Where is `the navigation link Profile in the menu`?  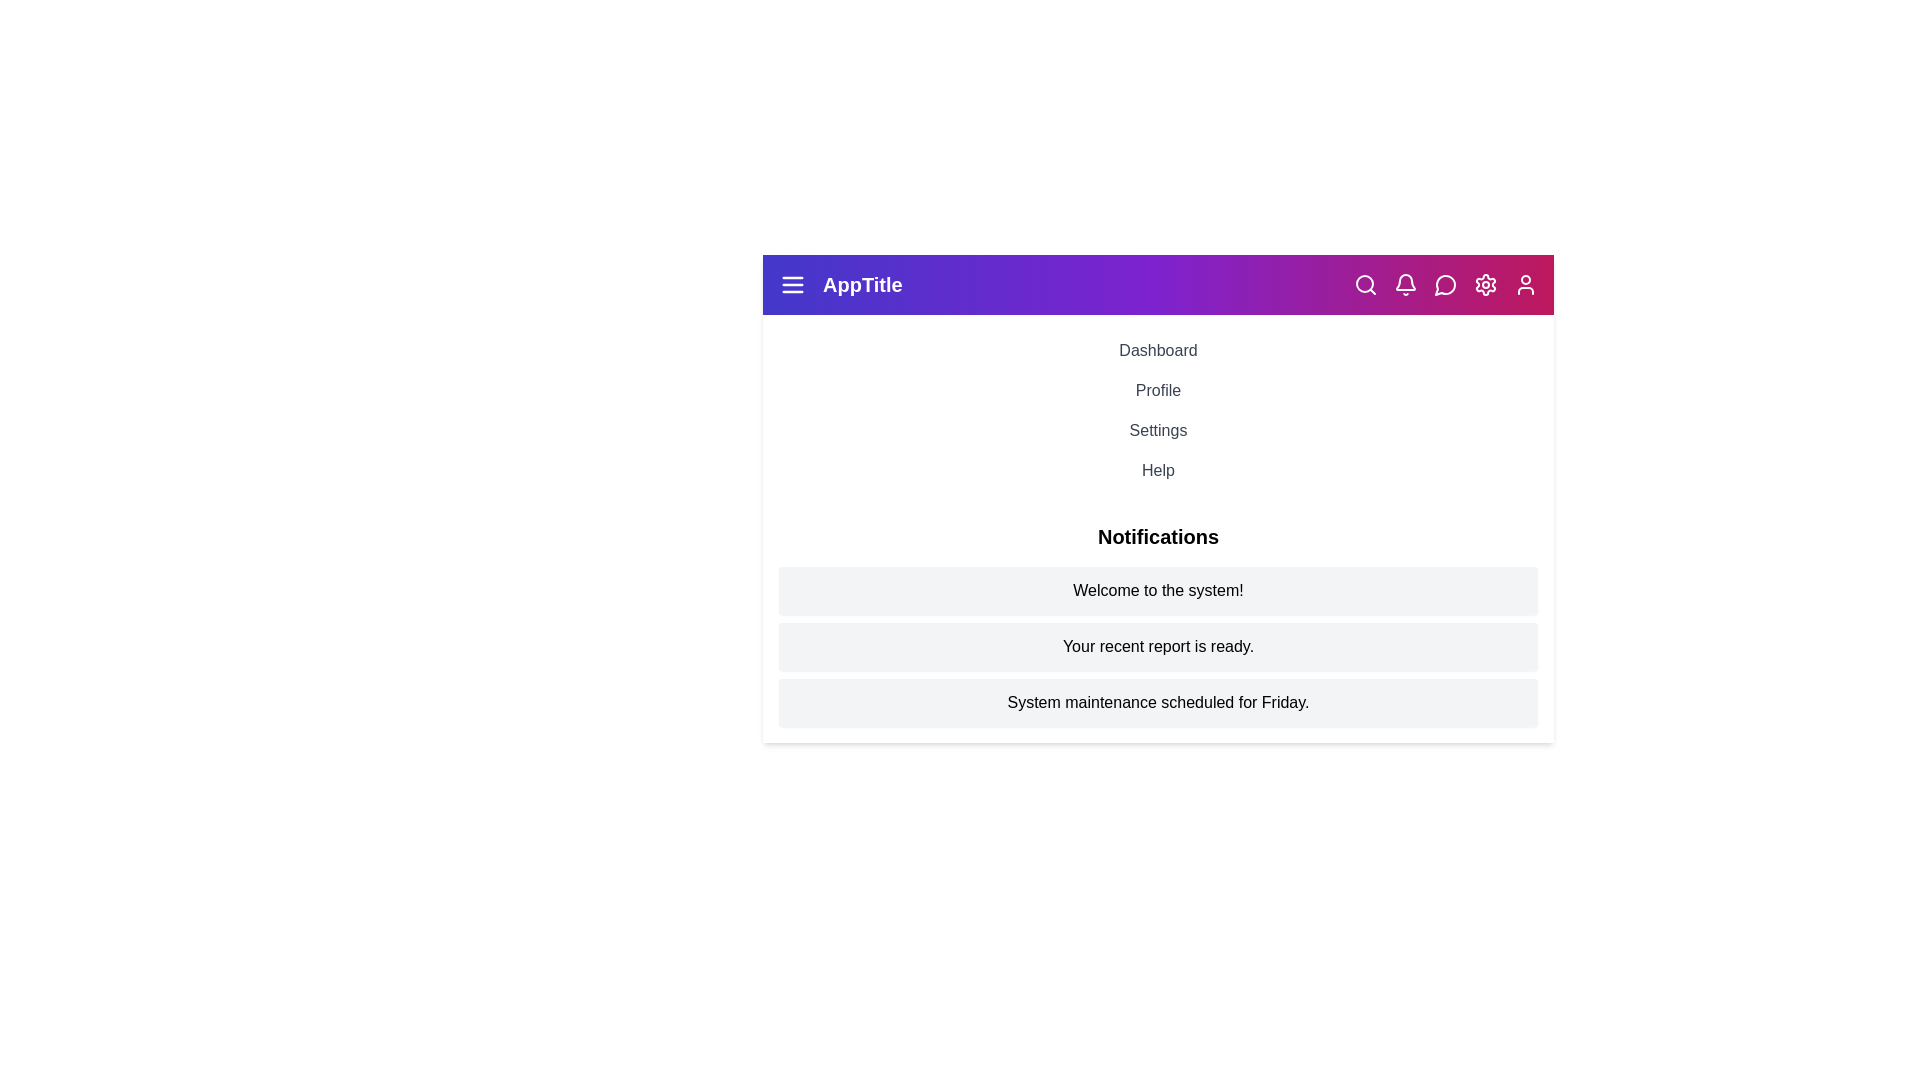 the navigation link Profile in the menu is located at coordinates (1158, 390).